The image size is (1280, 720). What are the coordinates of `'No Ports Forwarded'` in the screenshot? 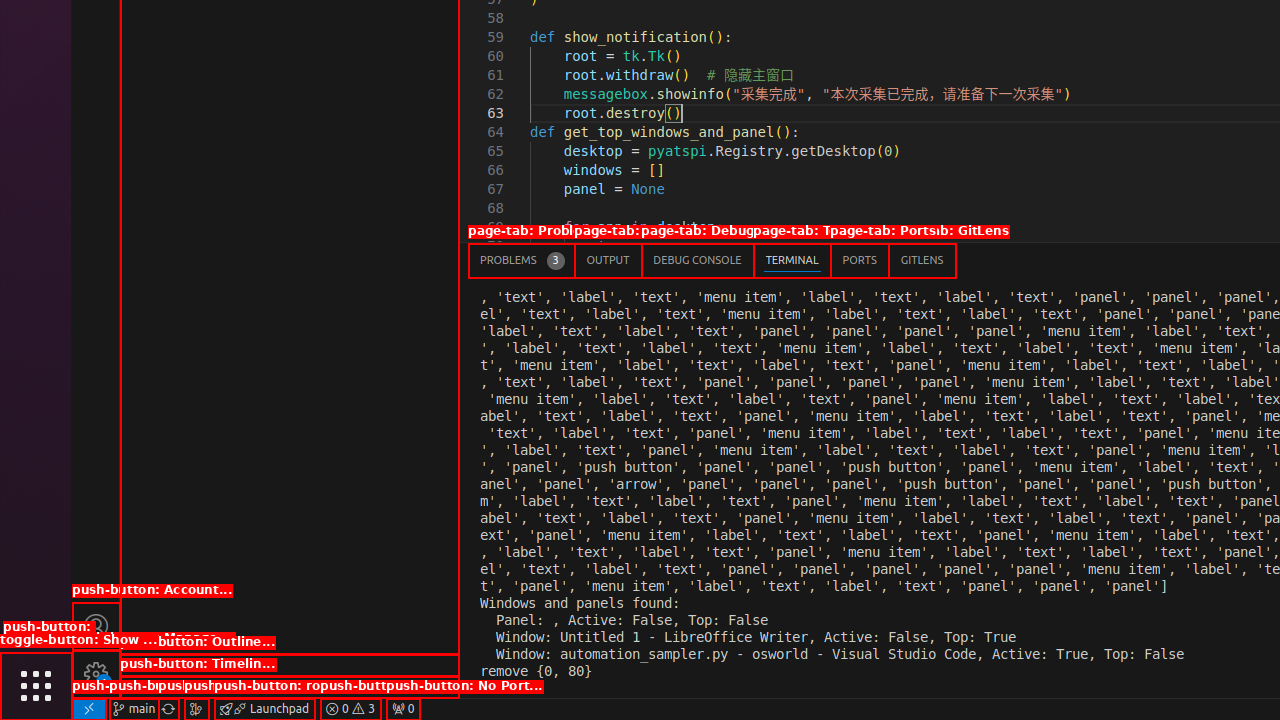 It's located at (401, 707).